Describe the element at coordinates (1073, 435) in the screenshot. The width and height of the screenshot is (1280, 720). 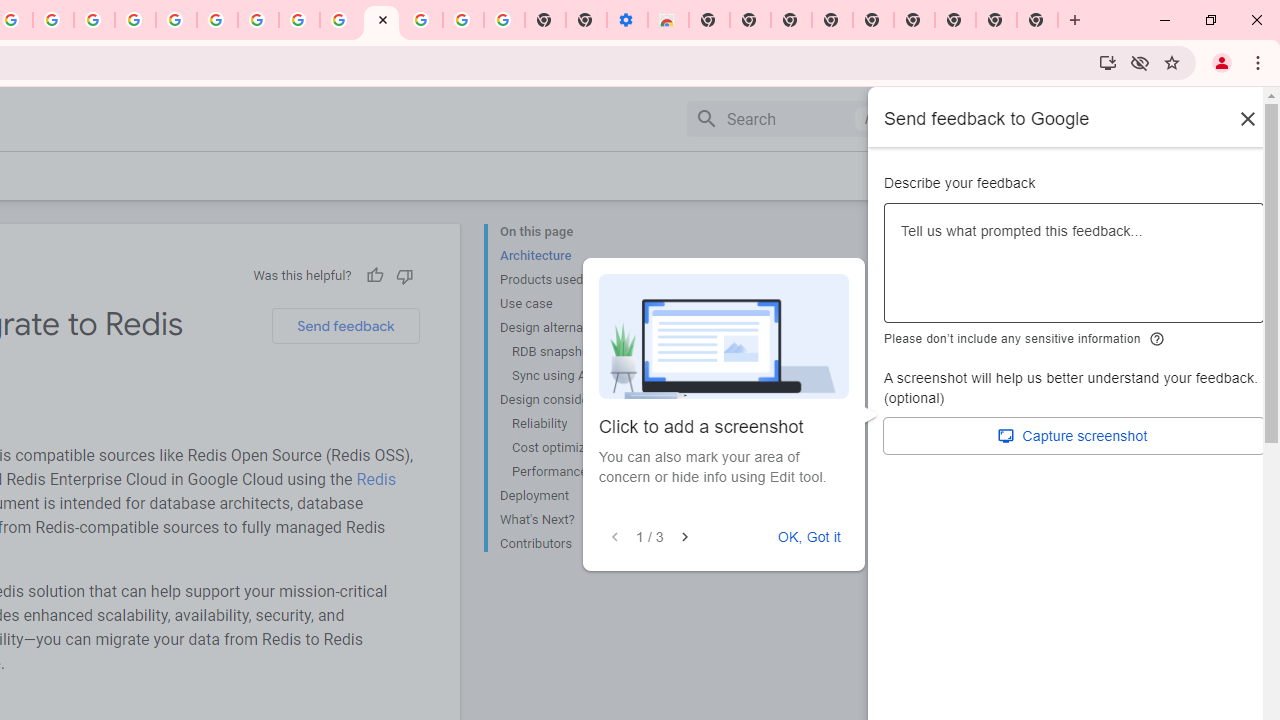
I see `'Capture screenshot'` at that location.